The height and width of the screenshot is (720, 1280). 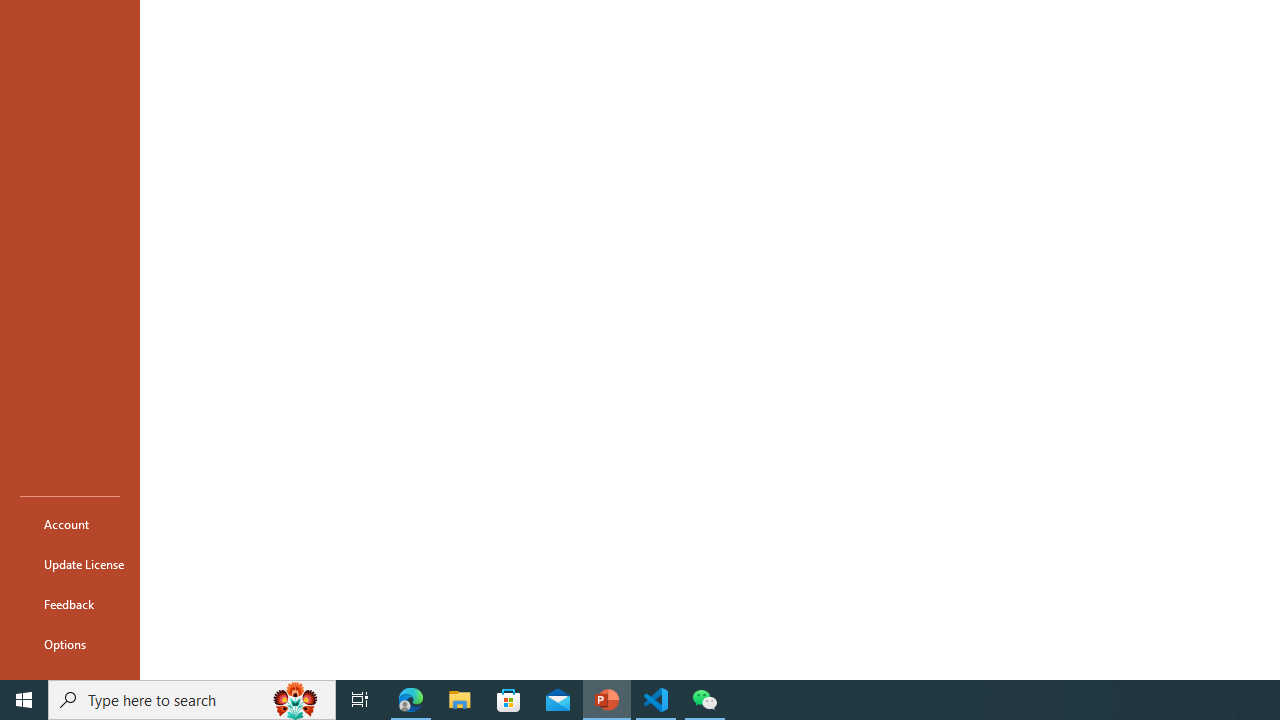 I want to click on 'Feedback', so click(x=69, y=603).